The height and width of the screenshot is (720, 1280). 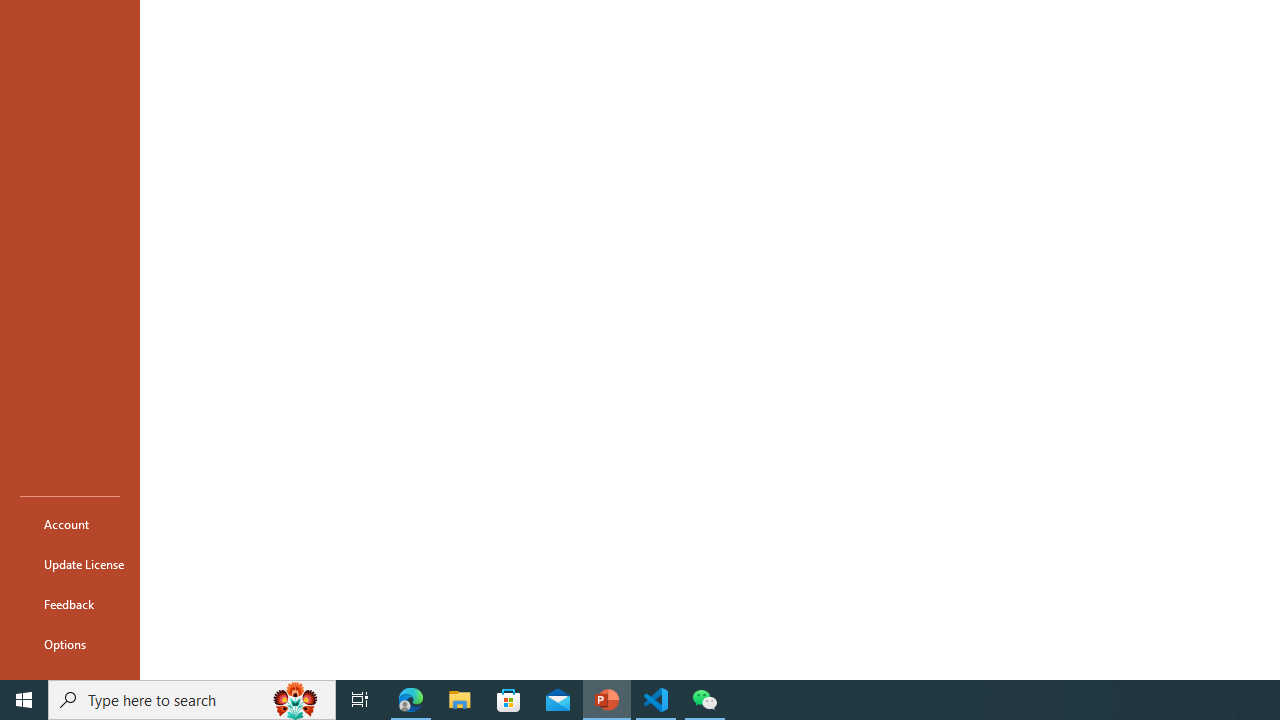 I want to click on 'Feedback', so click(x=69, y=603).